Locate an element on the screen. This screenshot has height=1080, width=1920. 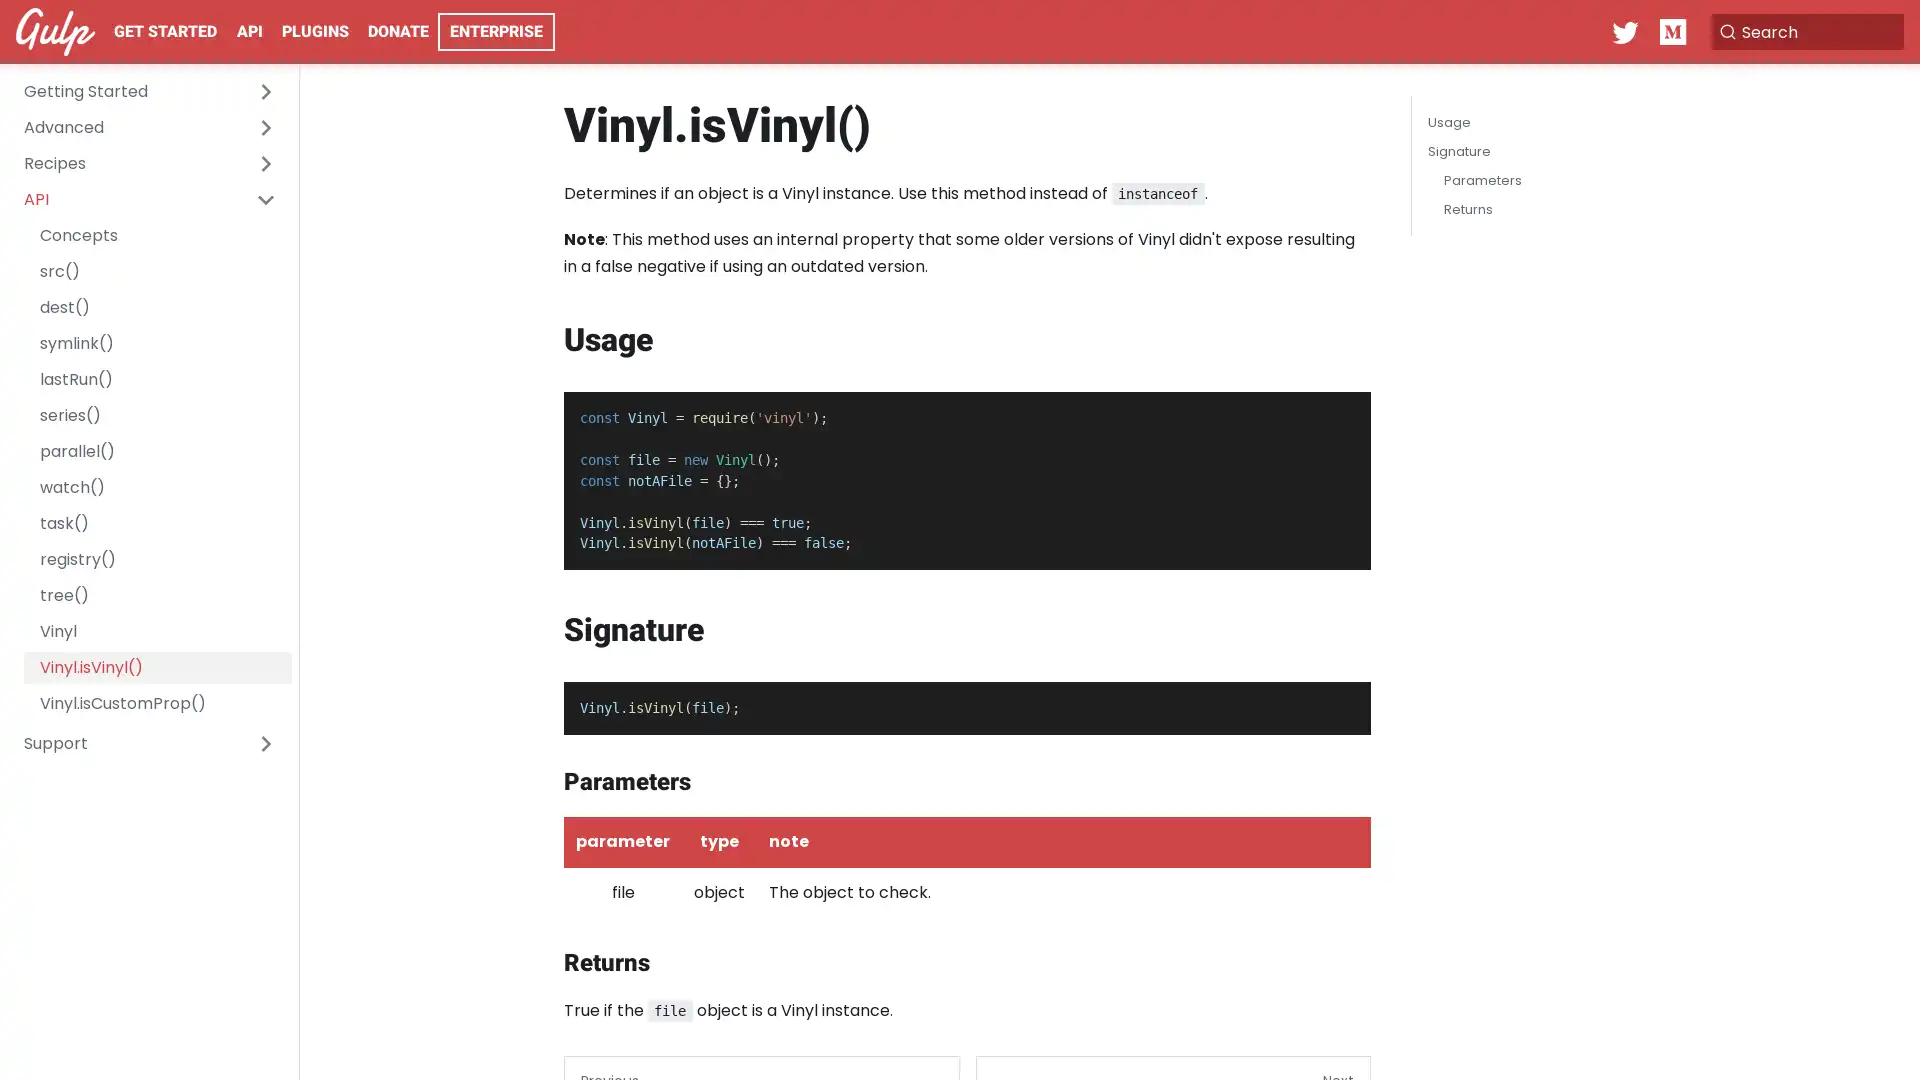
Search is located at coordinates (1804, 31).